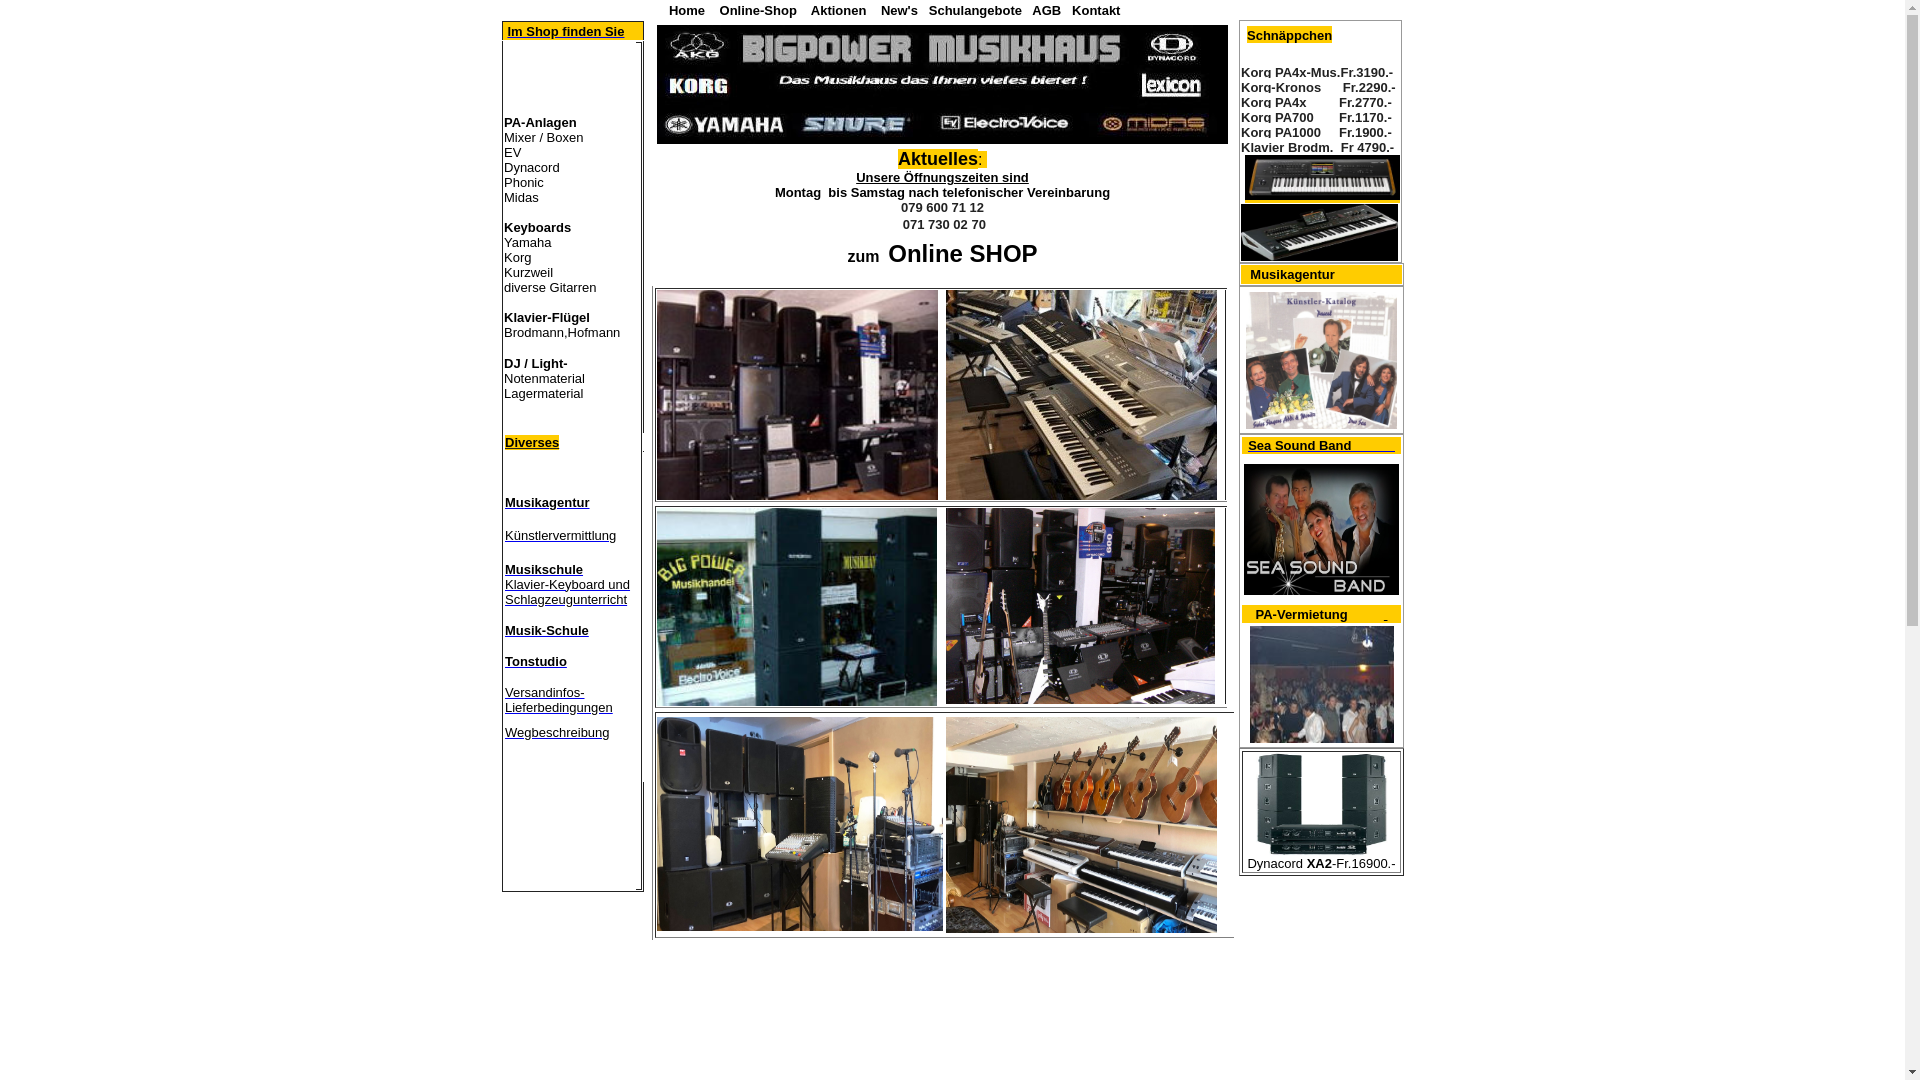 The height and width of the screenshot is (1080, 1920). Describe the element at coordinates (863, 255) in the screenshot. I see `'zum'` at that location.